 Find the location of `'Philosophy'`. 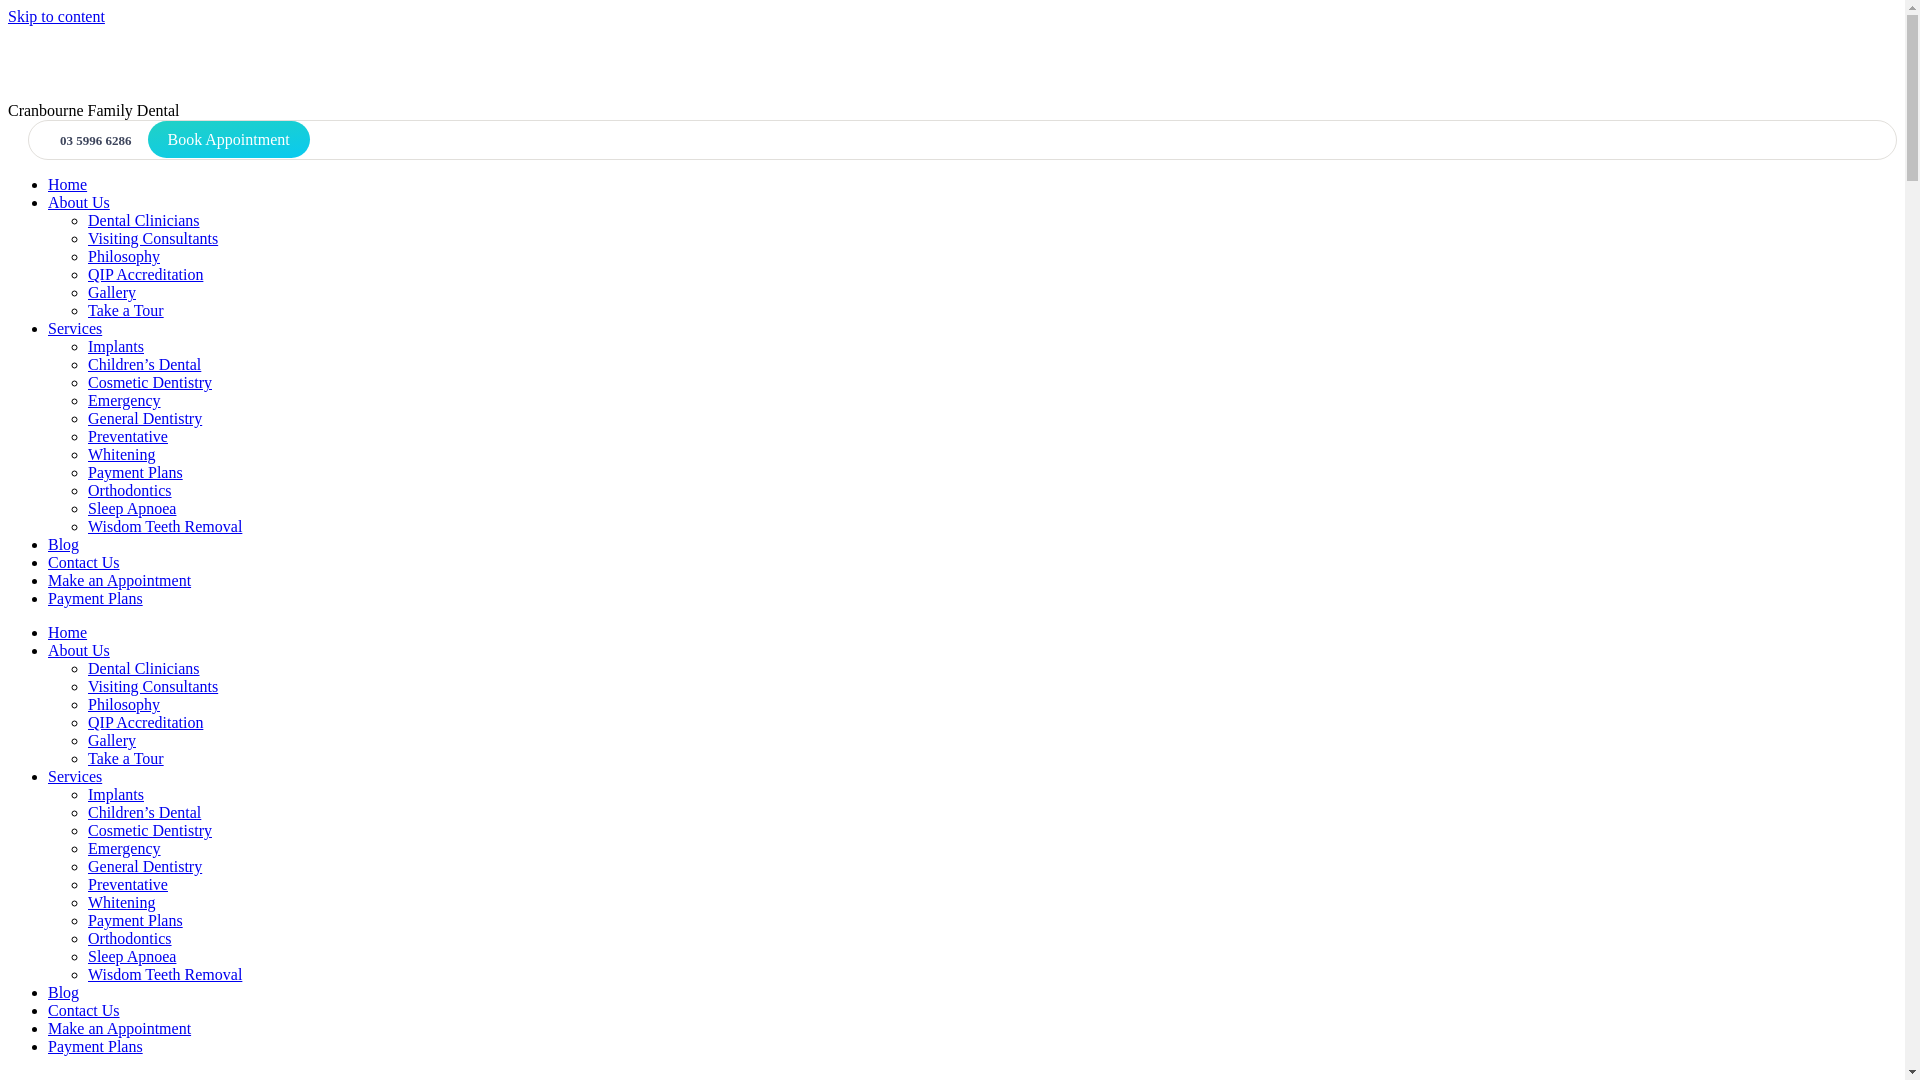

'Philosophy' is located at coordinates (123, 703).